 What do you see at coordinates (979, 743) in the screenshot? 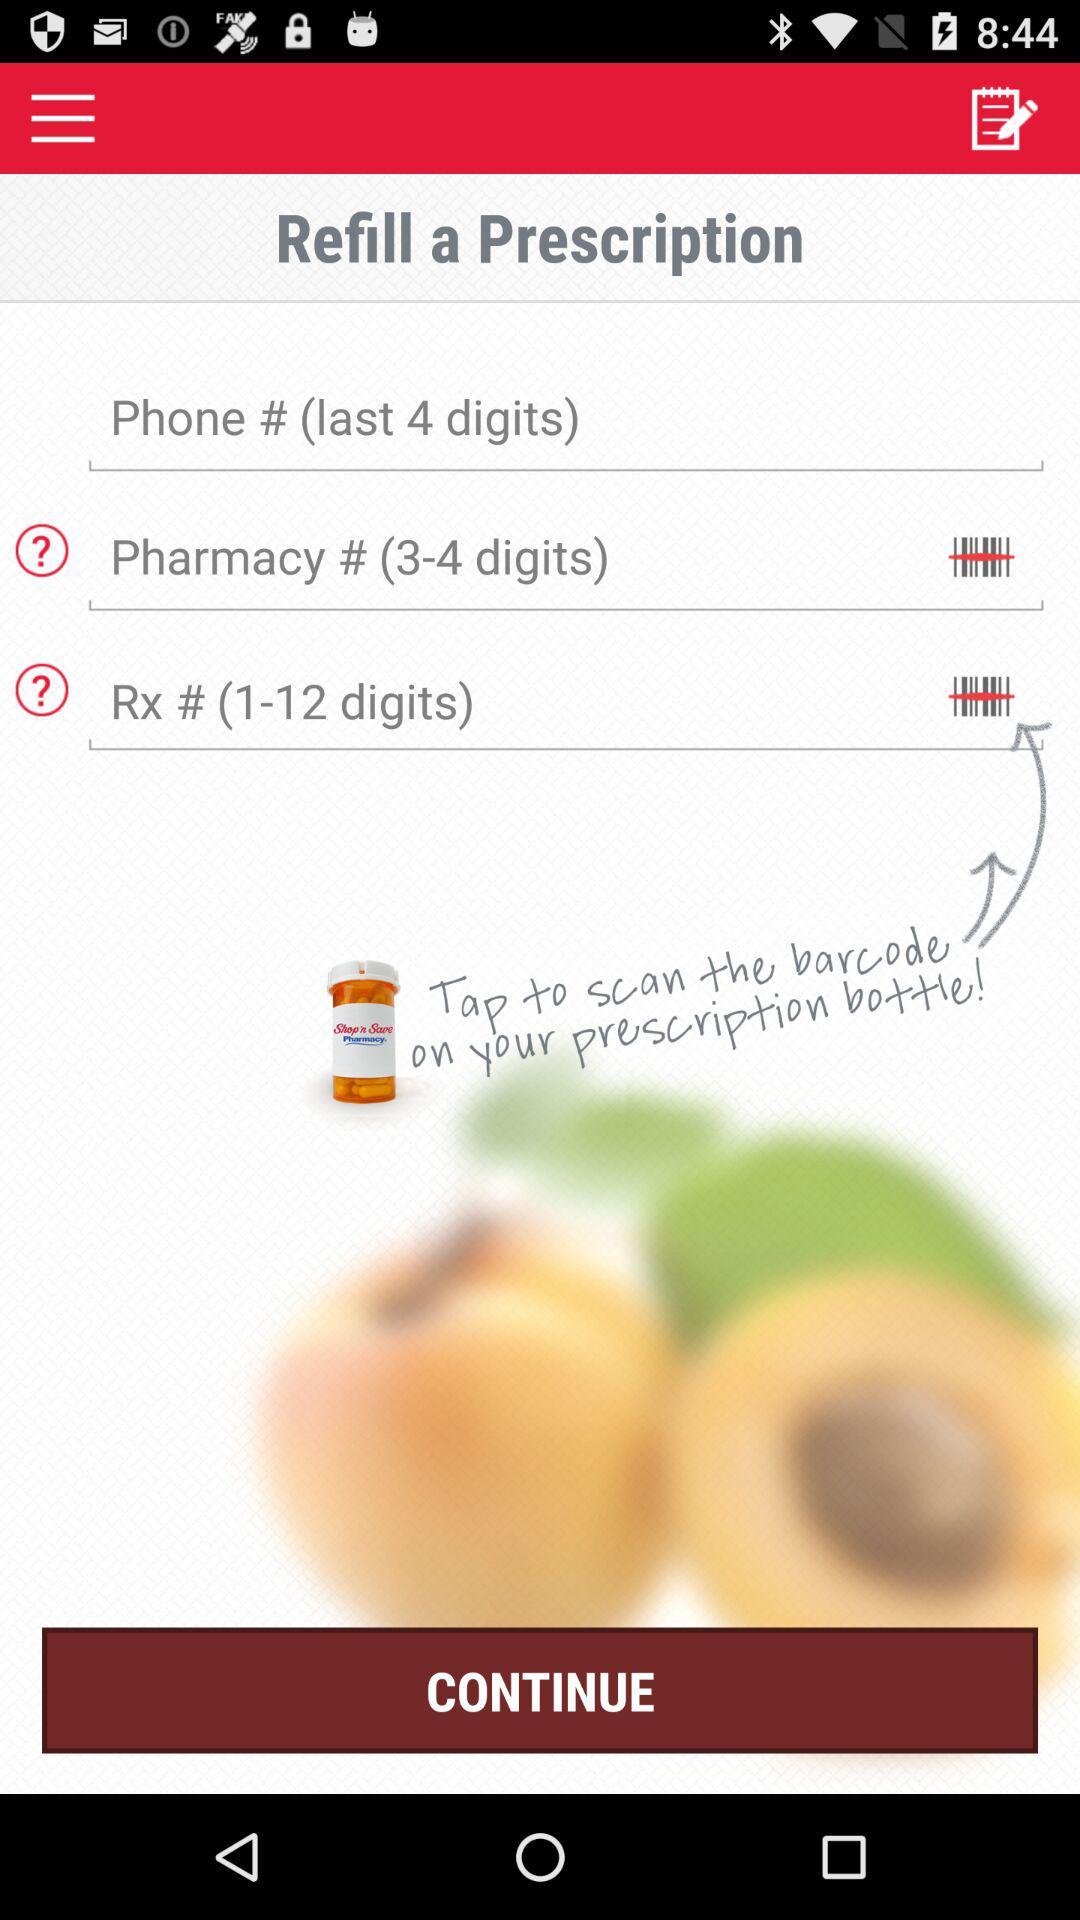
I see `the sliders icon` at bounding box center [979, 743].